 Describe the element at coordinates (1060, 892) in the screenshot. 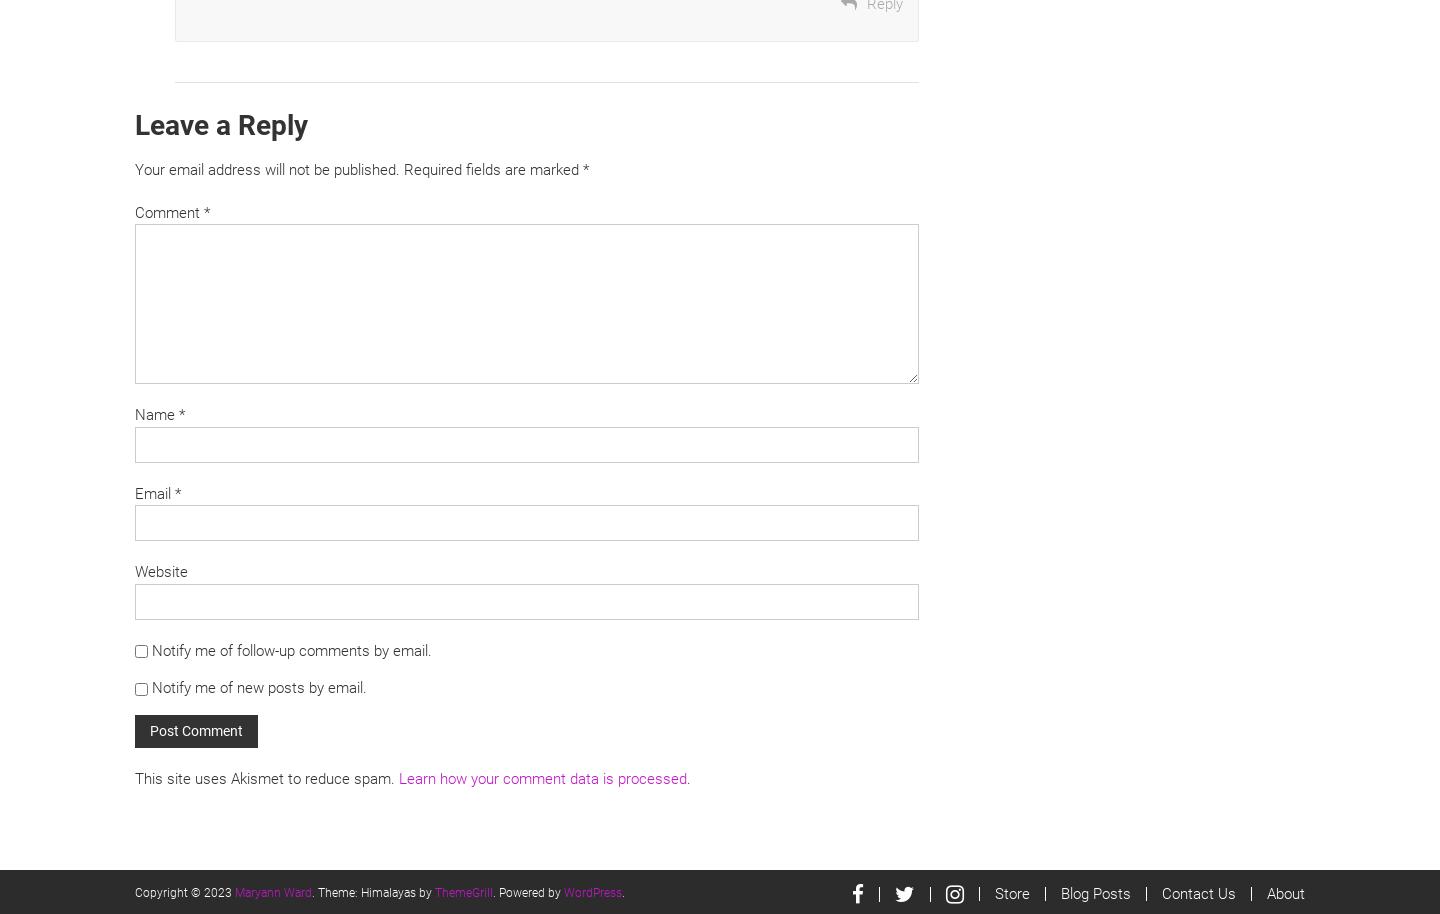

I see `'Blog Posts'` at that location.